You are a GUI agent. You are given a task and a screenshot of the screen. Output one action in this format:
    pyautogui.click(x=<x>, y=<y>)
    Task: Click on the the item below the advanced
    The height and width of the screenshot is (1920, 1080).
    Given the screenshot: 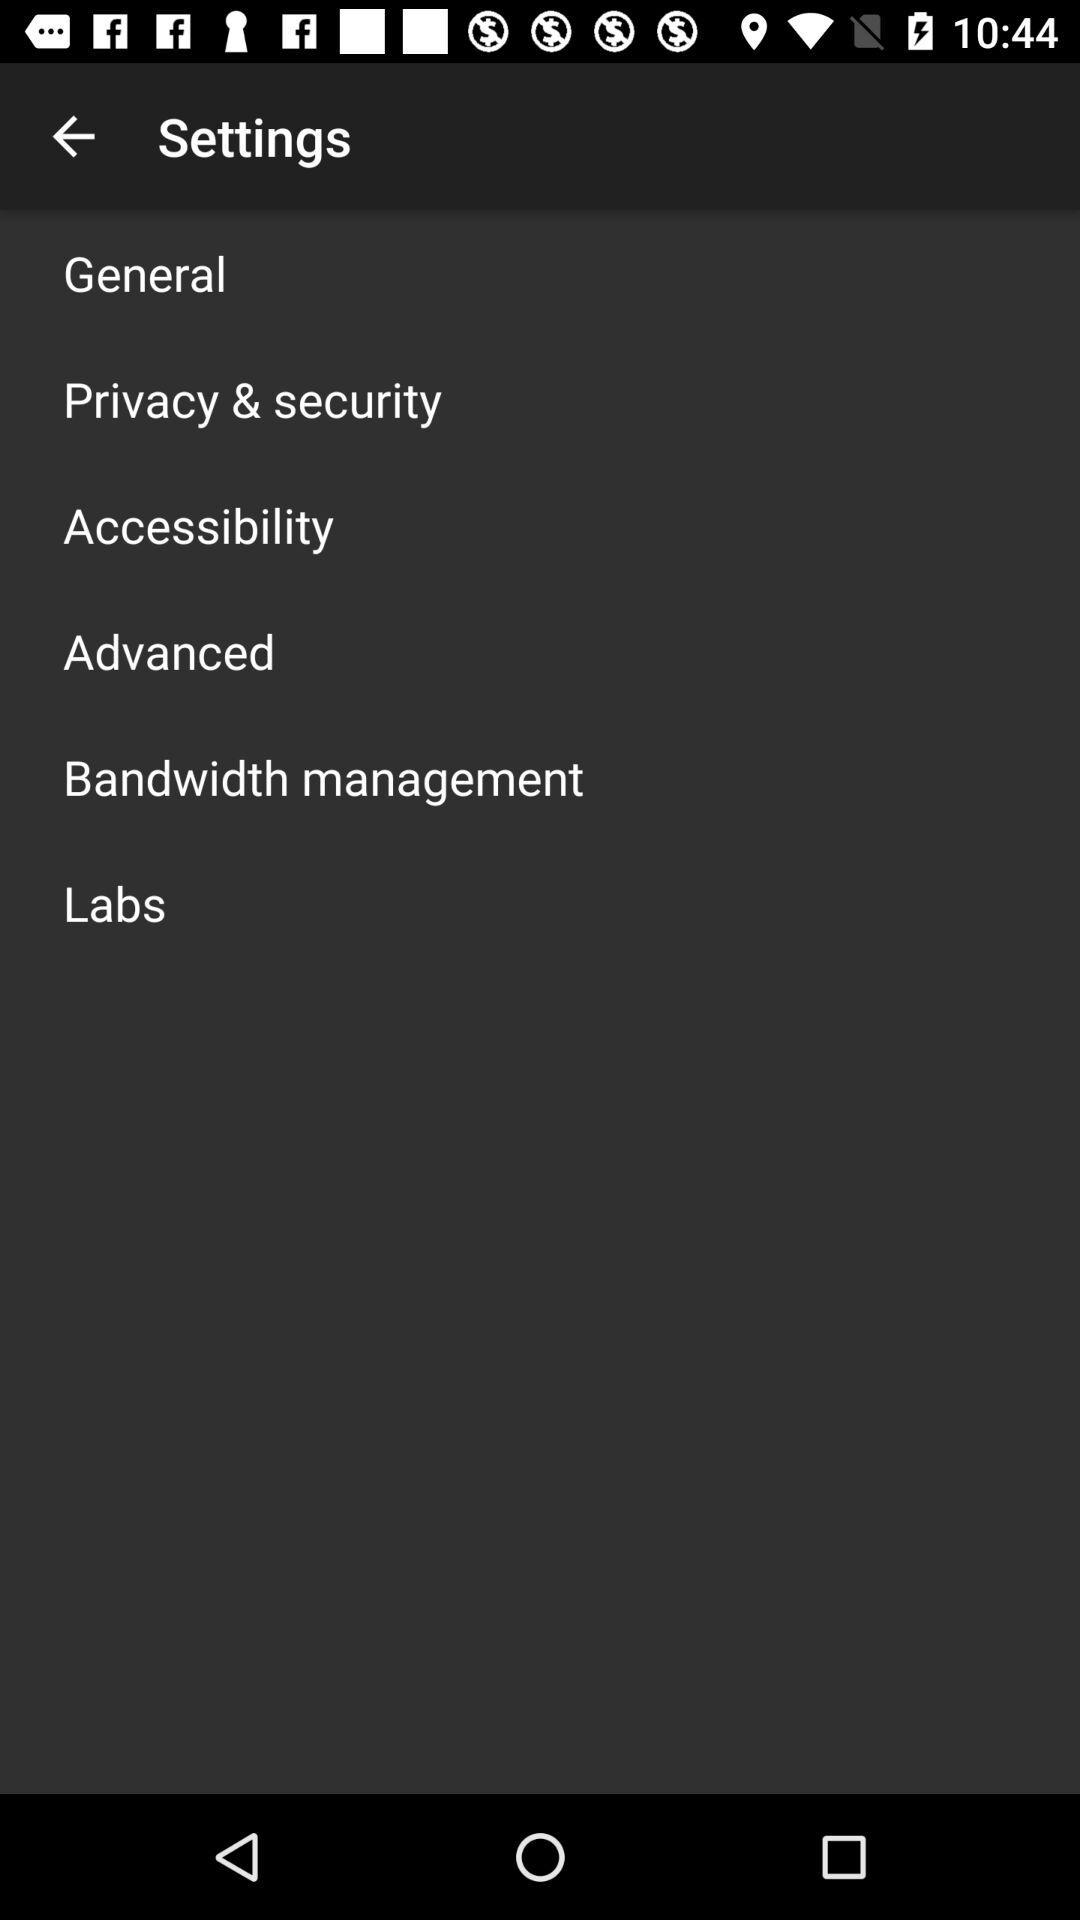 What is the action you would take?
    pyautogui.click(x=322, y=776)
    